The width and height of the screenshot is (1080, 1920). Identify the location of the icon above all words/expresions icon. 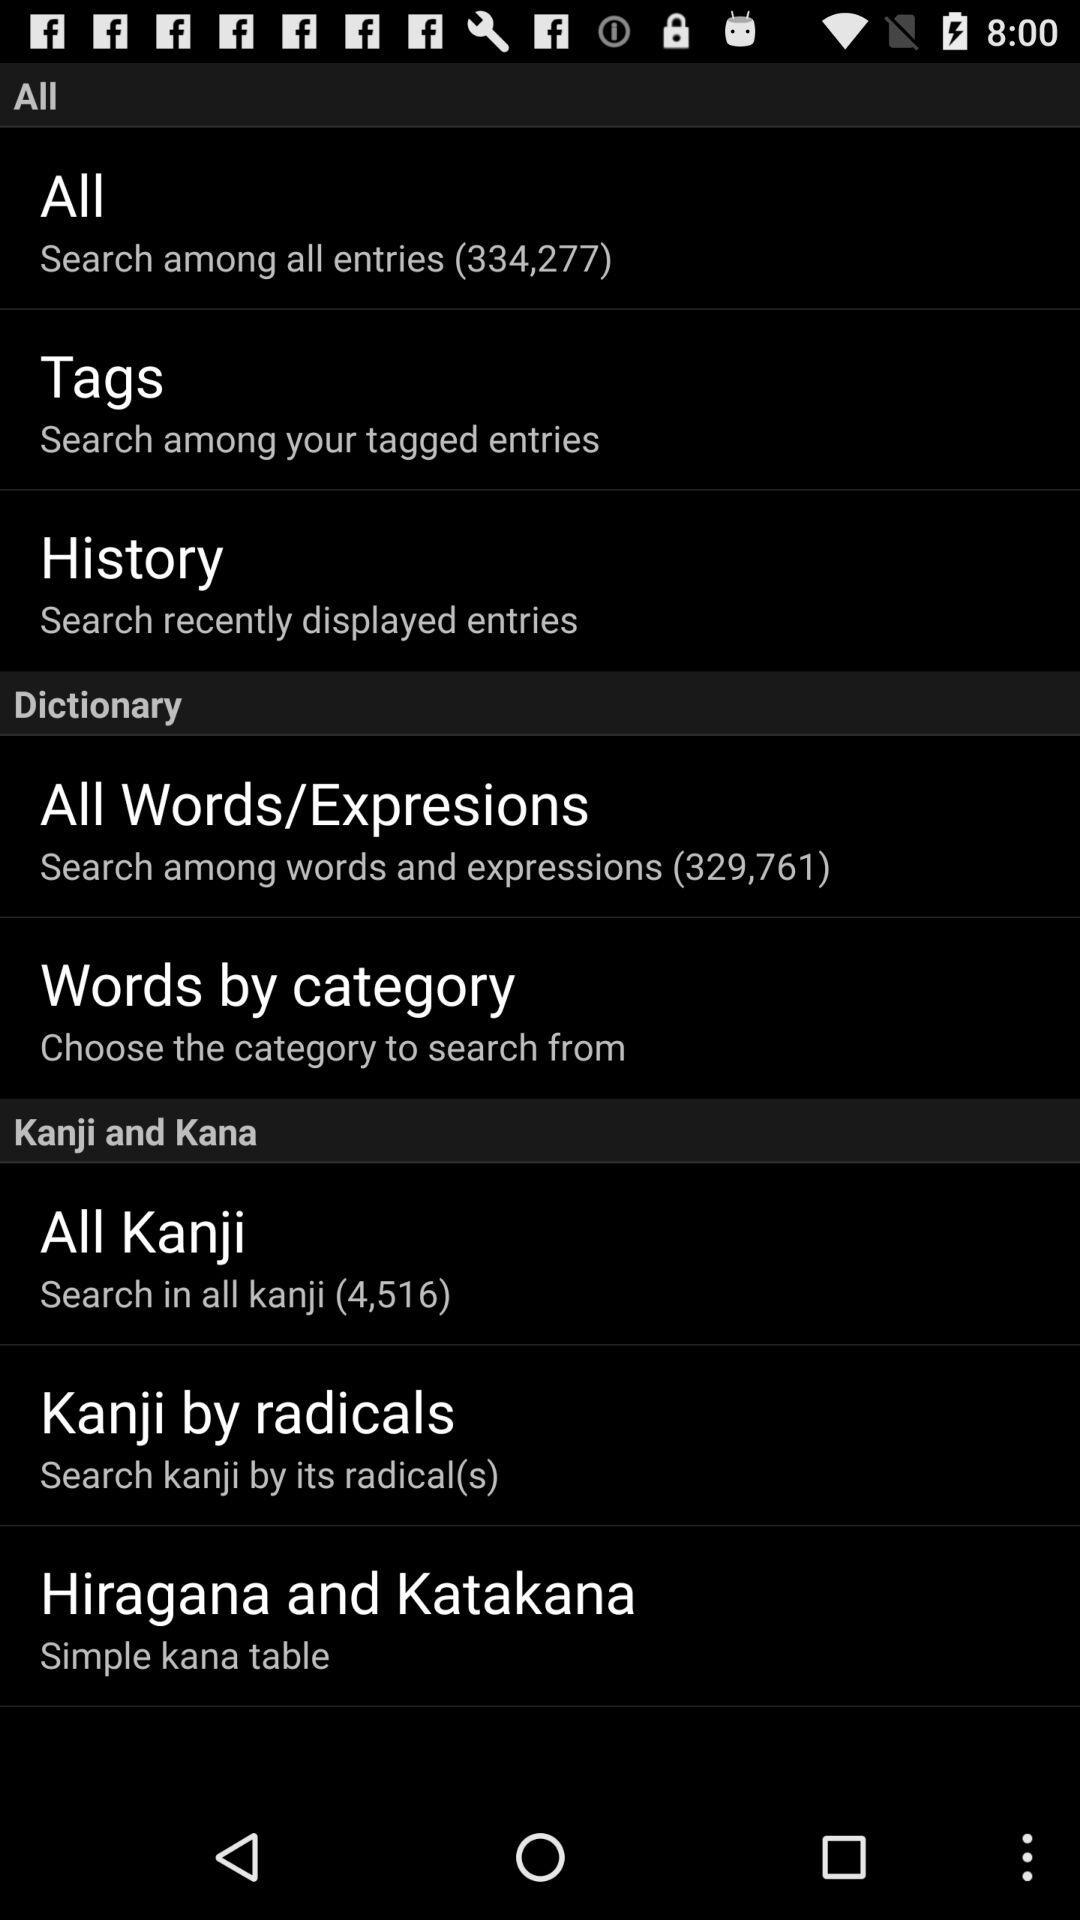
(540, 703).